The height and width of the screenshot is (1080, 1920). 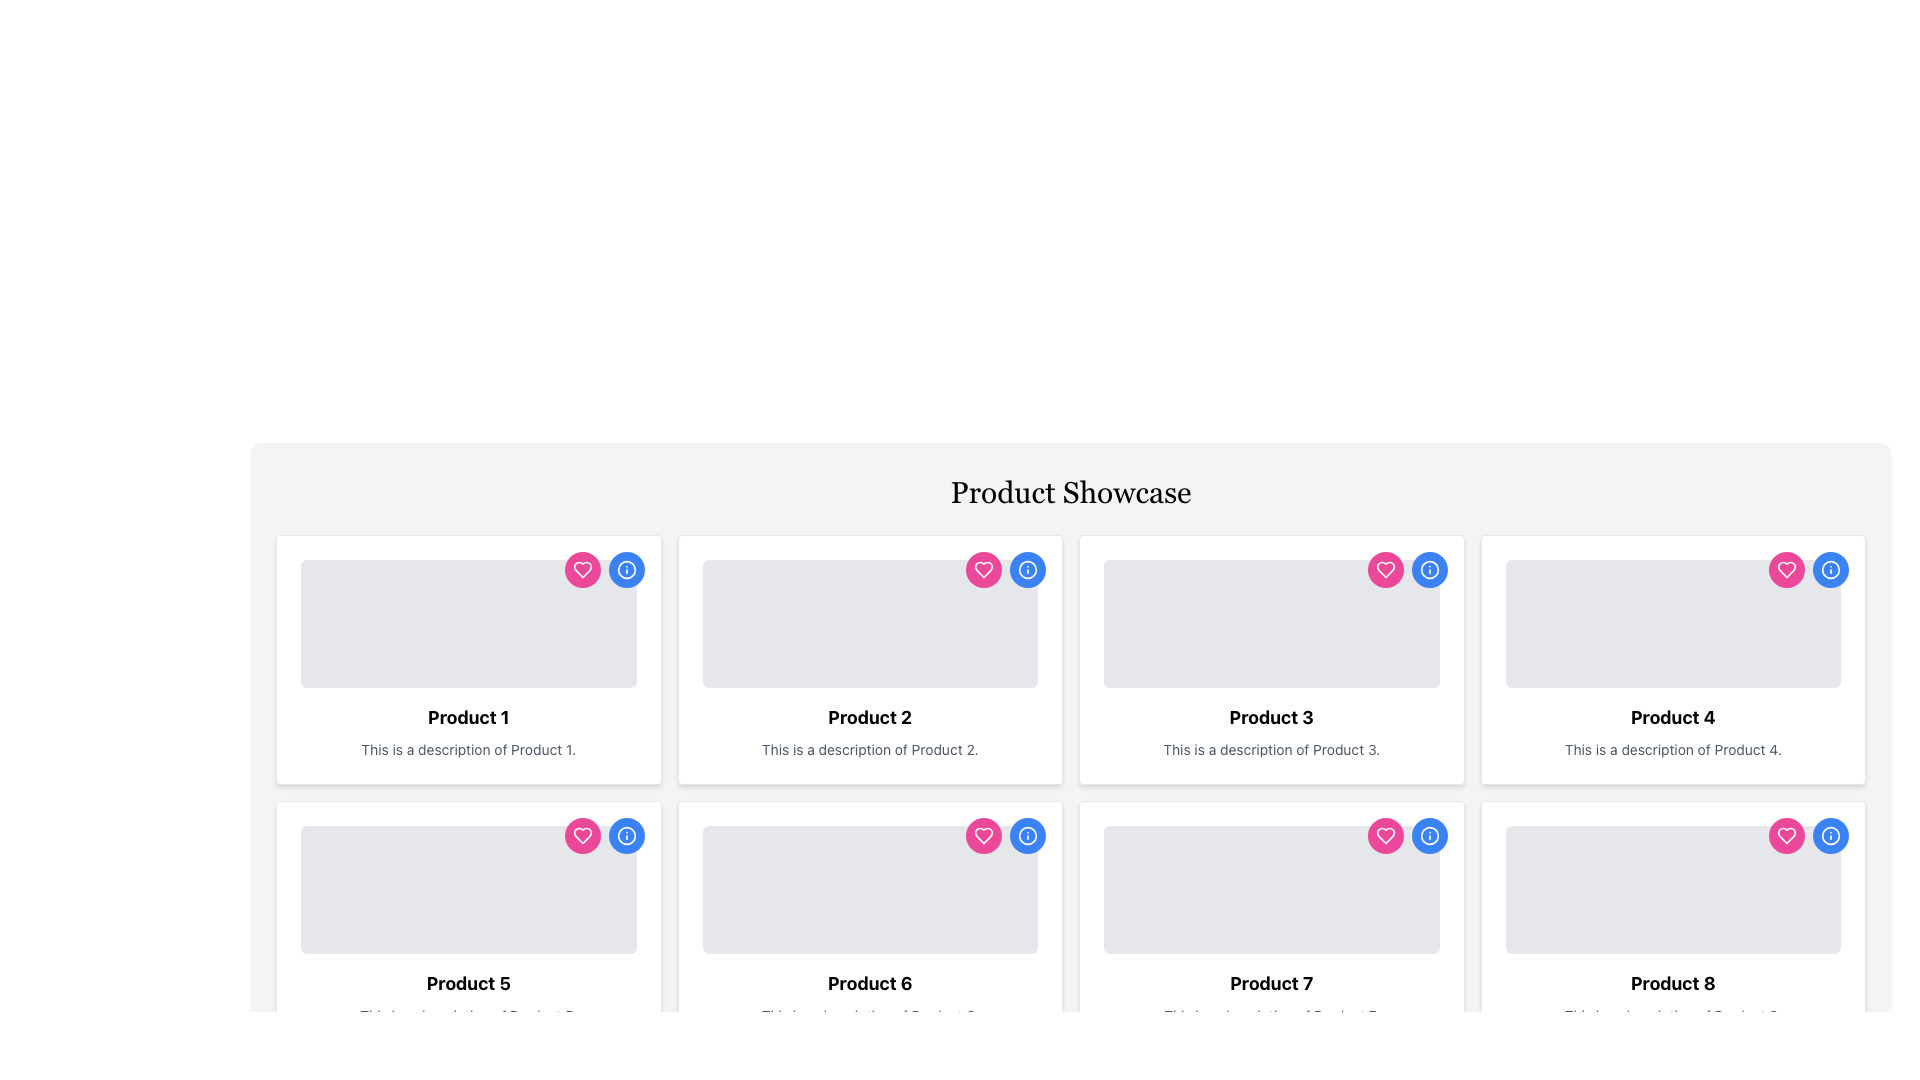 What do you see at coordinates (1830, 836) in the screenshot?
I see `the circular graphic element located at the top-right corner of the 'Product 8' card with a radius of 10 units, centered at coordinates 1831, 836` at bounding box center [1830, 836].